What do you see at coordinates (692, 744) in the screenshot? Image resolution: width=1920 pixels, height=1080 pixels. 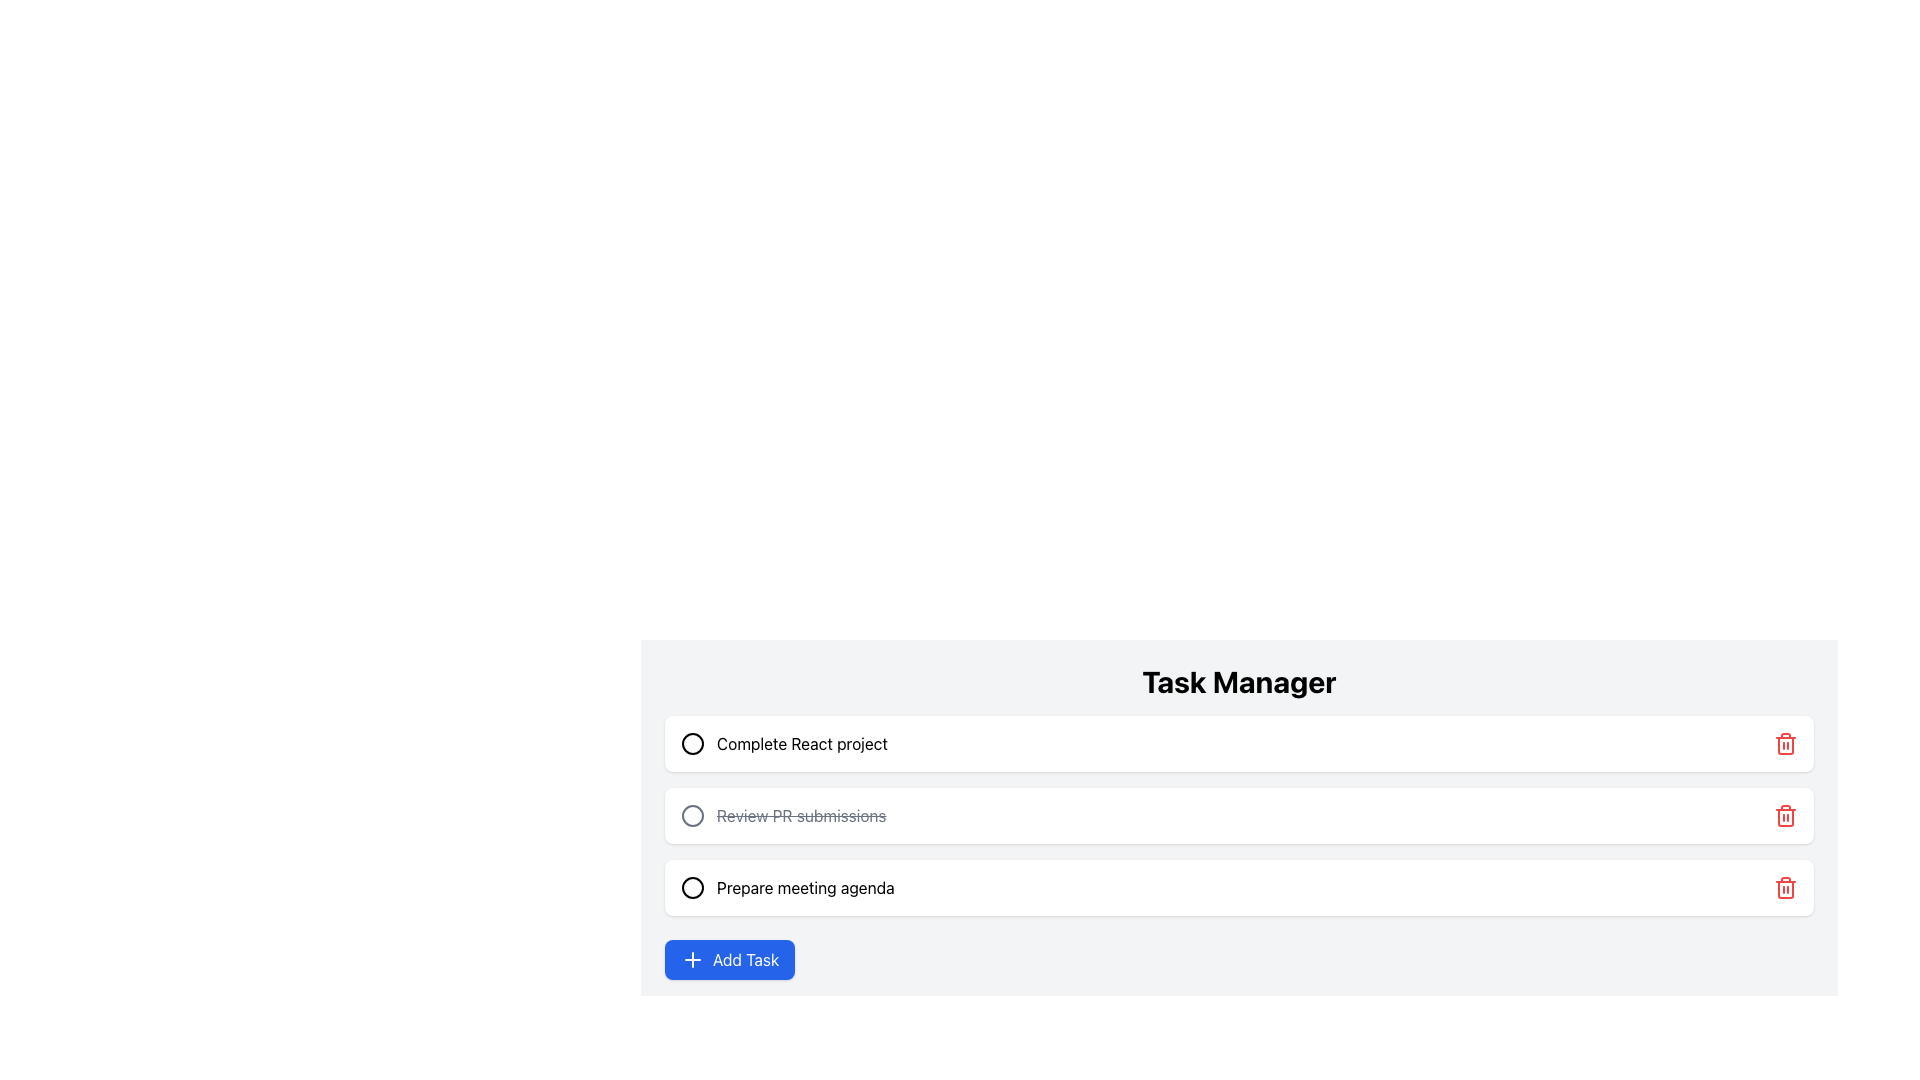 I see `the circular checkbox-like status indicator located to the left of the text 'Complete React project' in the task list` at bounding box center [692, 744].